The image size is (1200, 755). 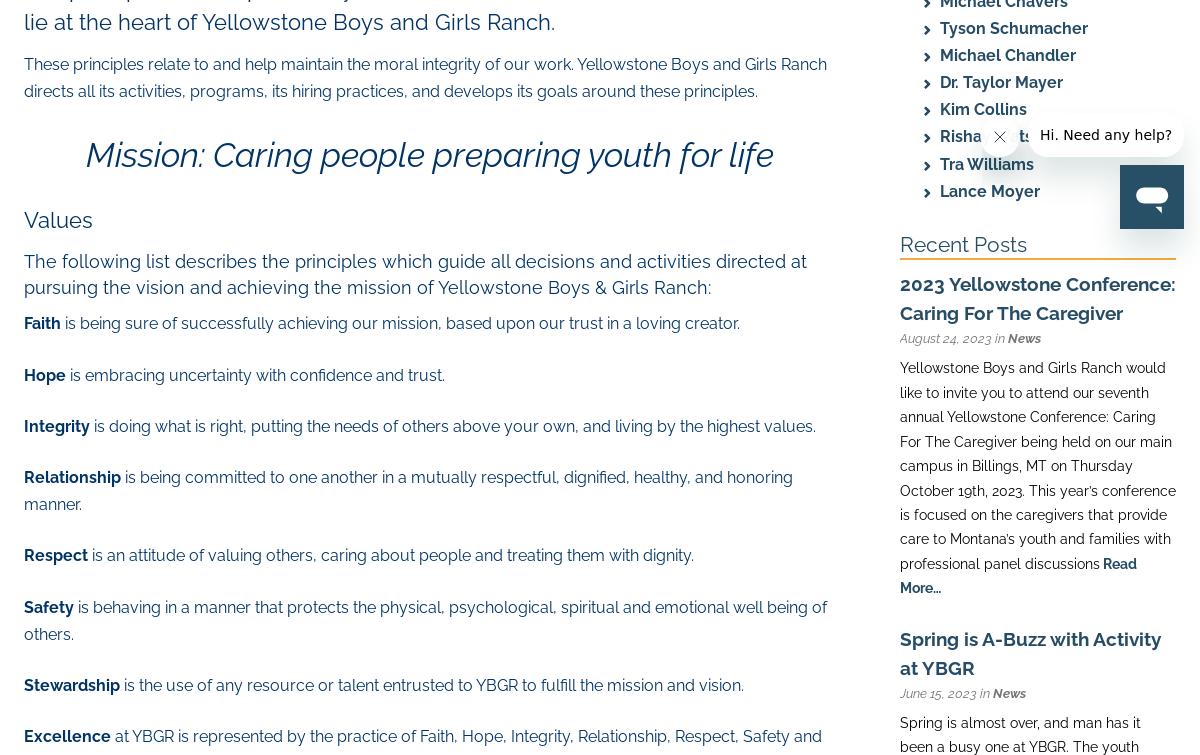 I want to click on 'is behaving in a manner that protects the physical, psychological, spiritual and emotional well being of others.', so click(x=425, y=619).